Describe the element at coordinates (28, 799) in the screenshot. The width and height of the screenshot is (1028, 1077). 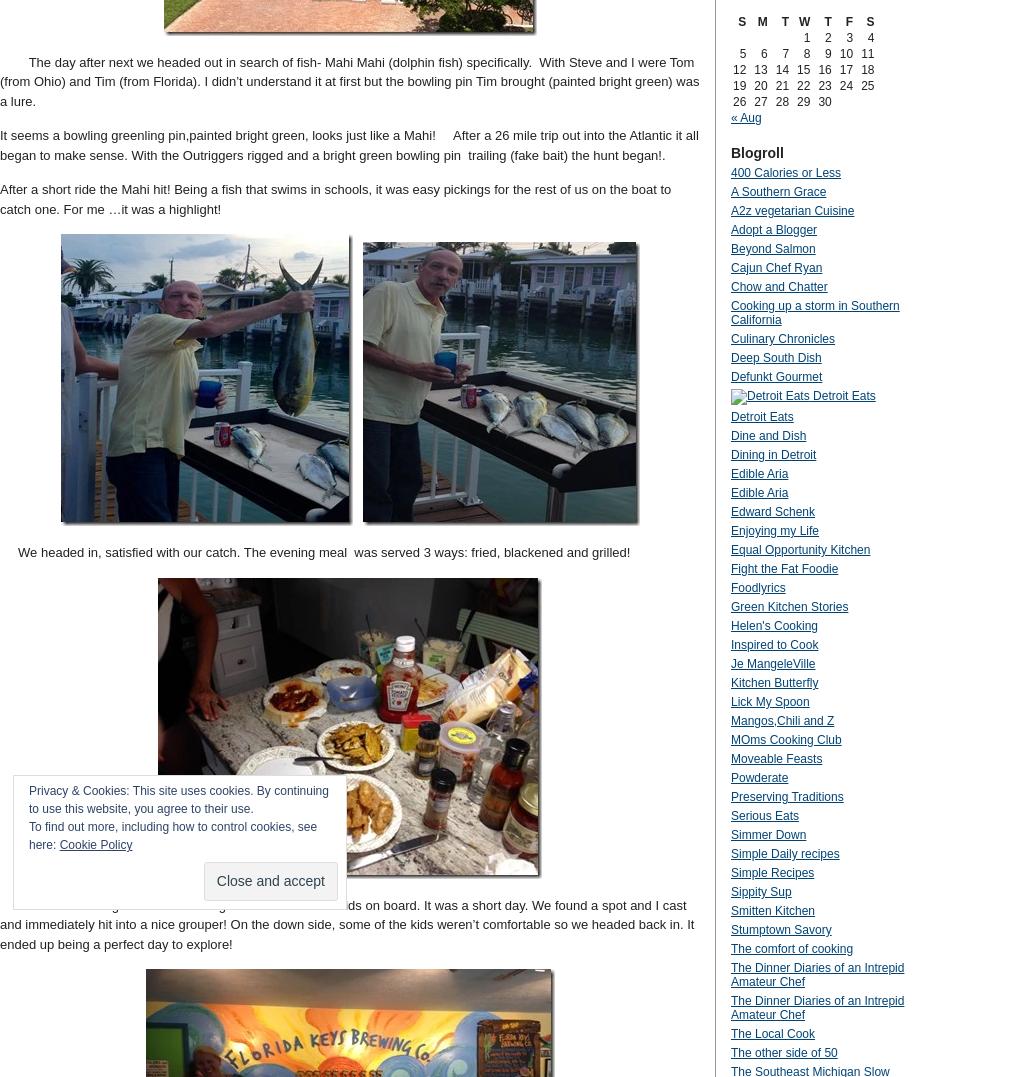
I see `'Privacy & Cookies: This site uses cookies. By continuing to use this website, you agree to their use.'` at that location.